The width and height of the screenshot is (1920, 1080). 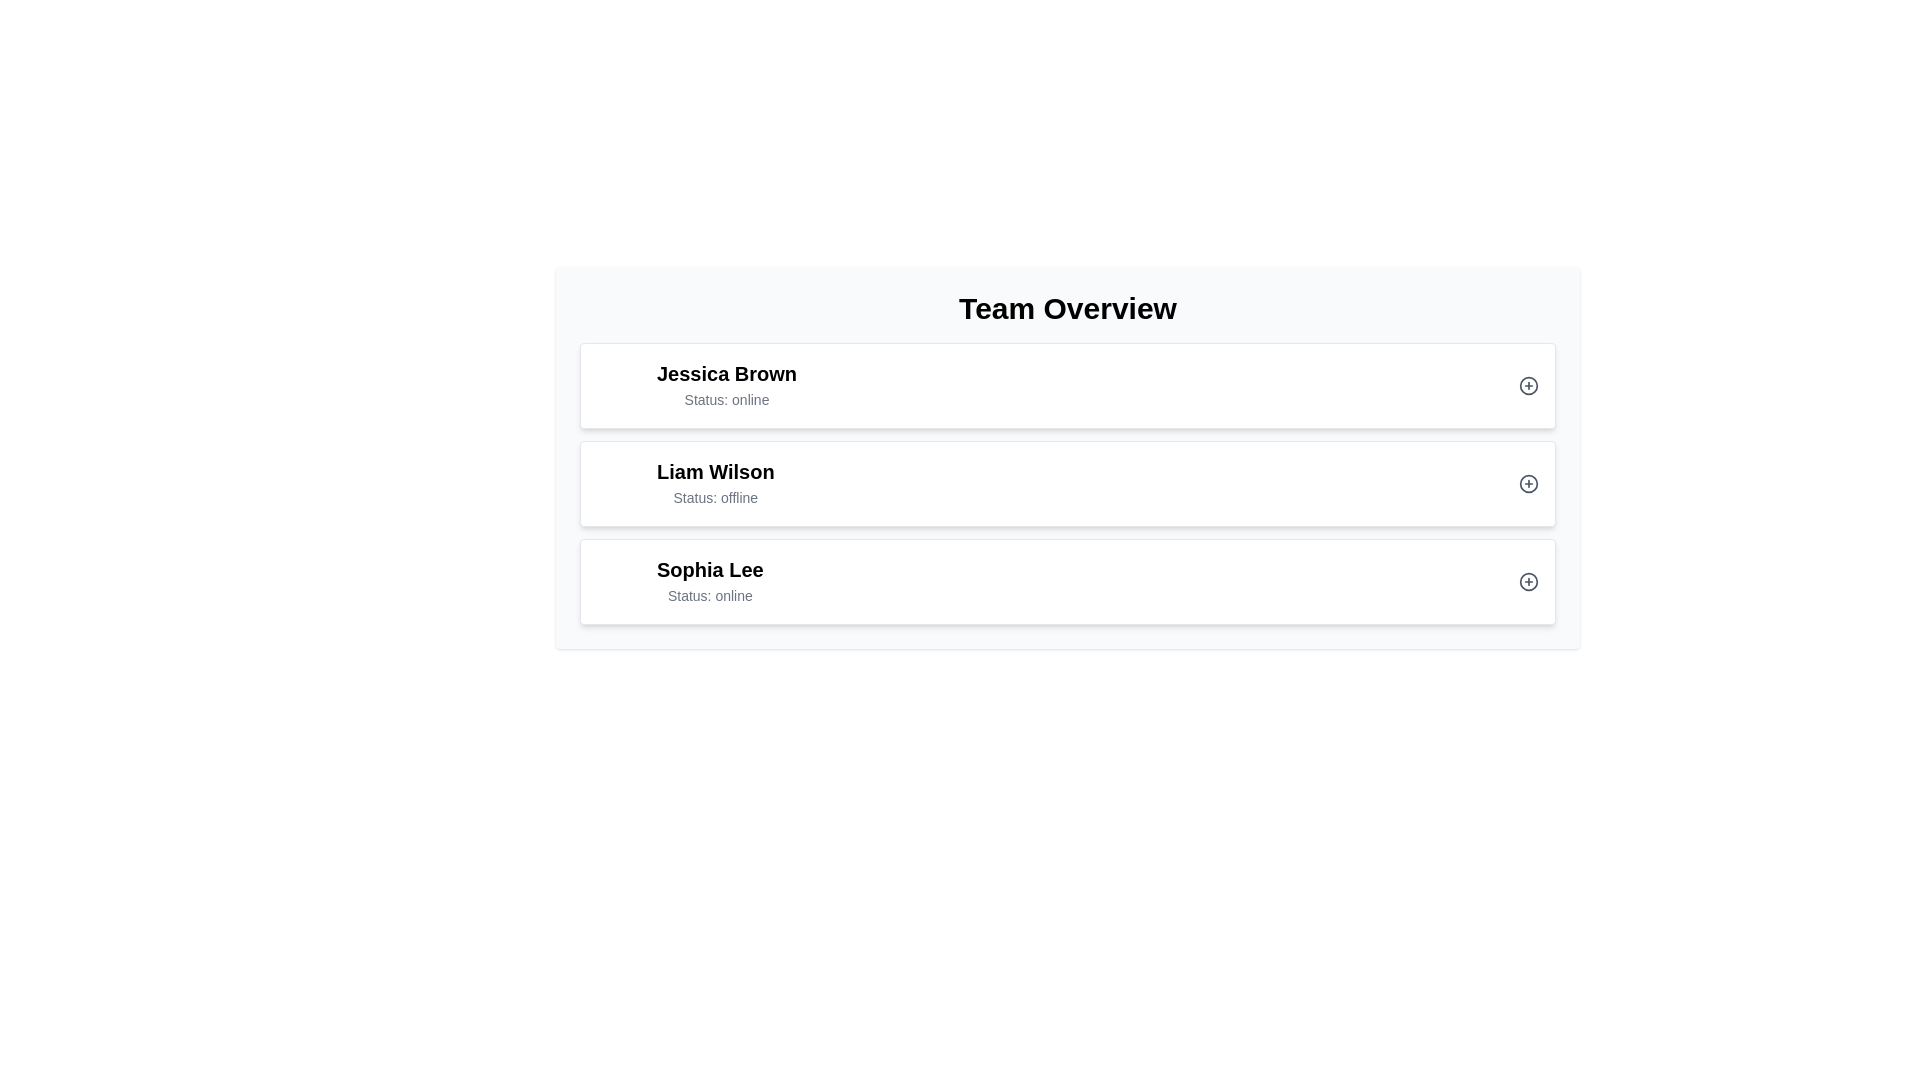 I want to click on the label displaying the name 'Jessica Brown', so click(x=726, y=374).